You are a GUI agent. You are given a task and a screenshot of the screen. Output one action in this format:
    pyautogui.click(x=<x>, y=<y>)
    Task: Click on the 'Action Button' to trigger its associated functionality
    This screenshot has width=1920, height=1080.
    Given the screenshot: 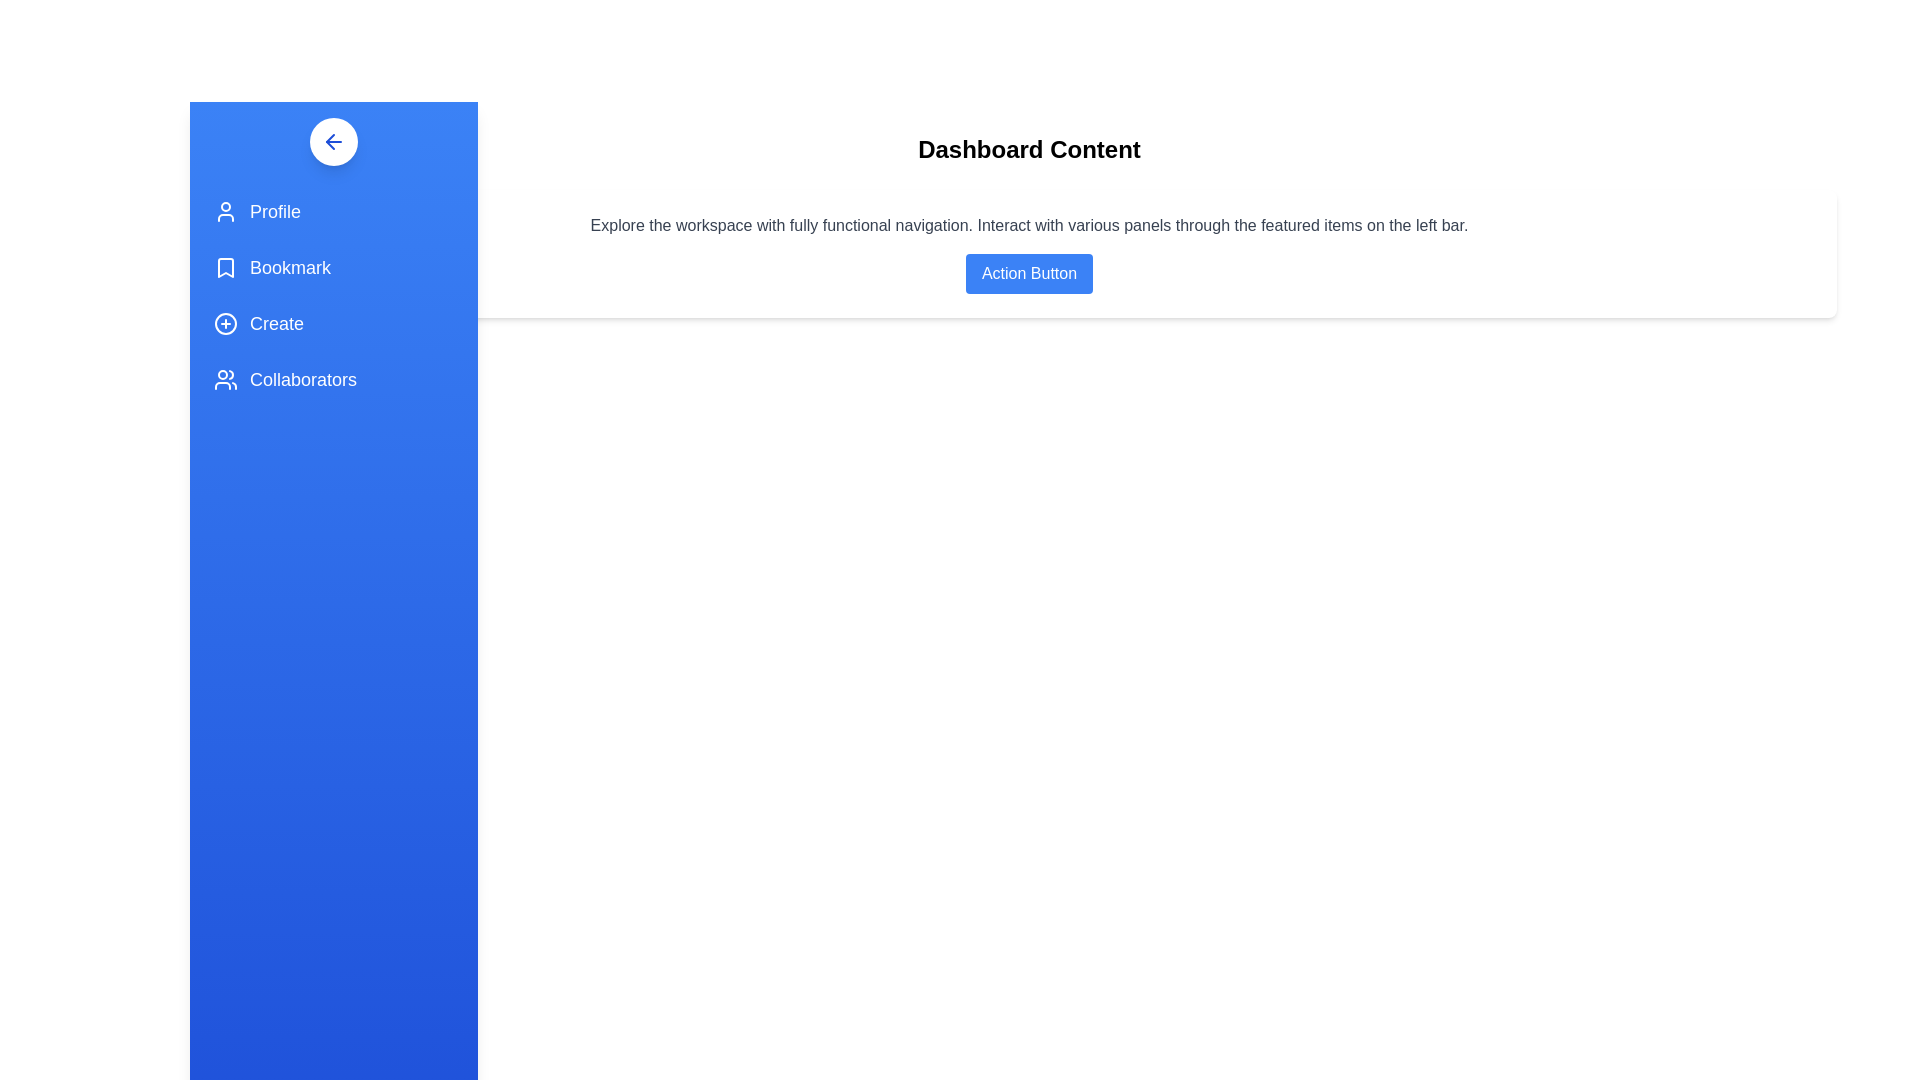 What is the action you would take?
    pyautogui.click(x=1028, y=273)
    